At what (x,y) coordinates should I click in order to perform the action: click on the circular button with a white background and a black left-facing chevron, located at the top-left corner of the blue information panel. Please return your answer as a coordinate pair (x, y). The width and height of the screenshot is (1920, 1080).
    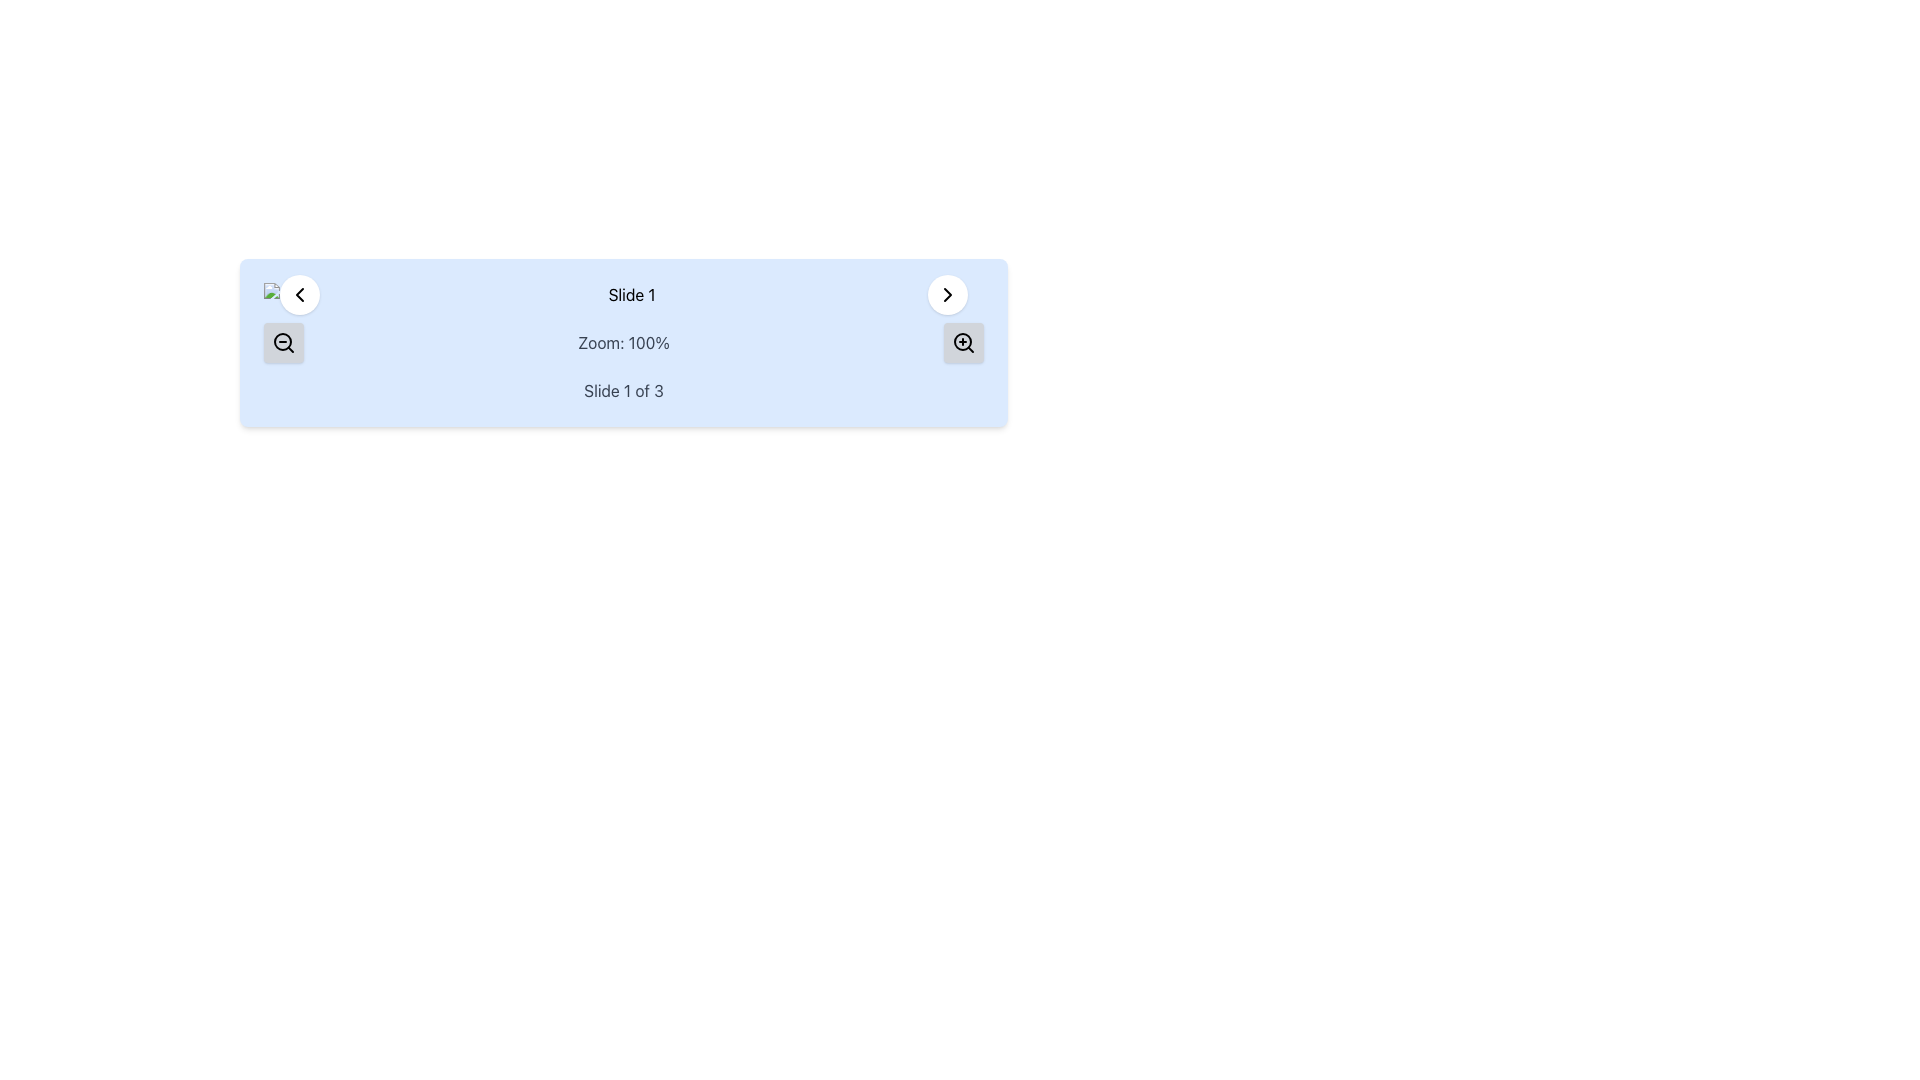
    Looking at the image, I should click on (298, 294).